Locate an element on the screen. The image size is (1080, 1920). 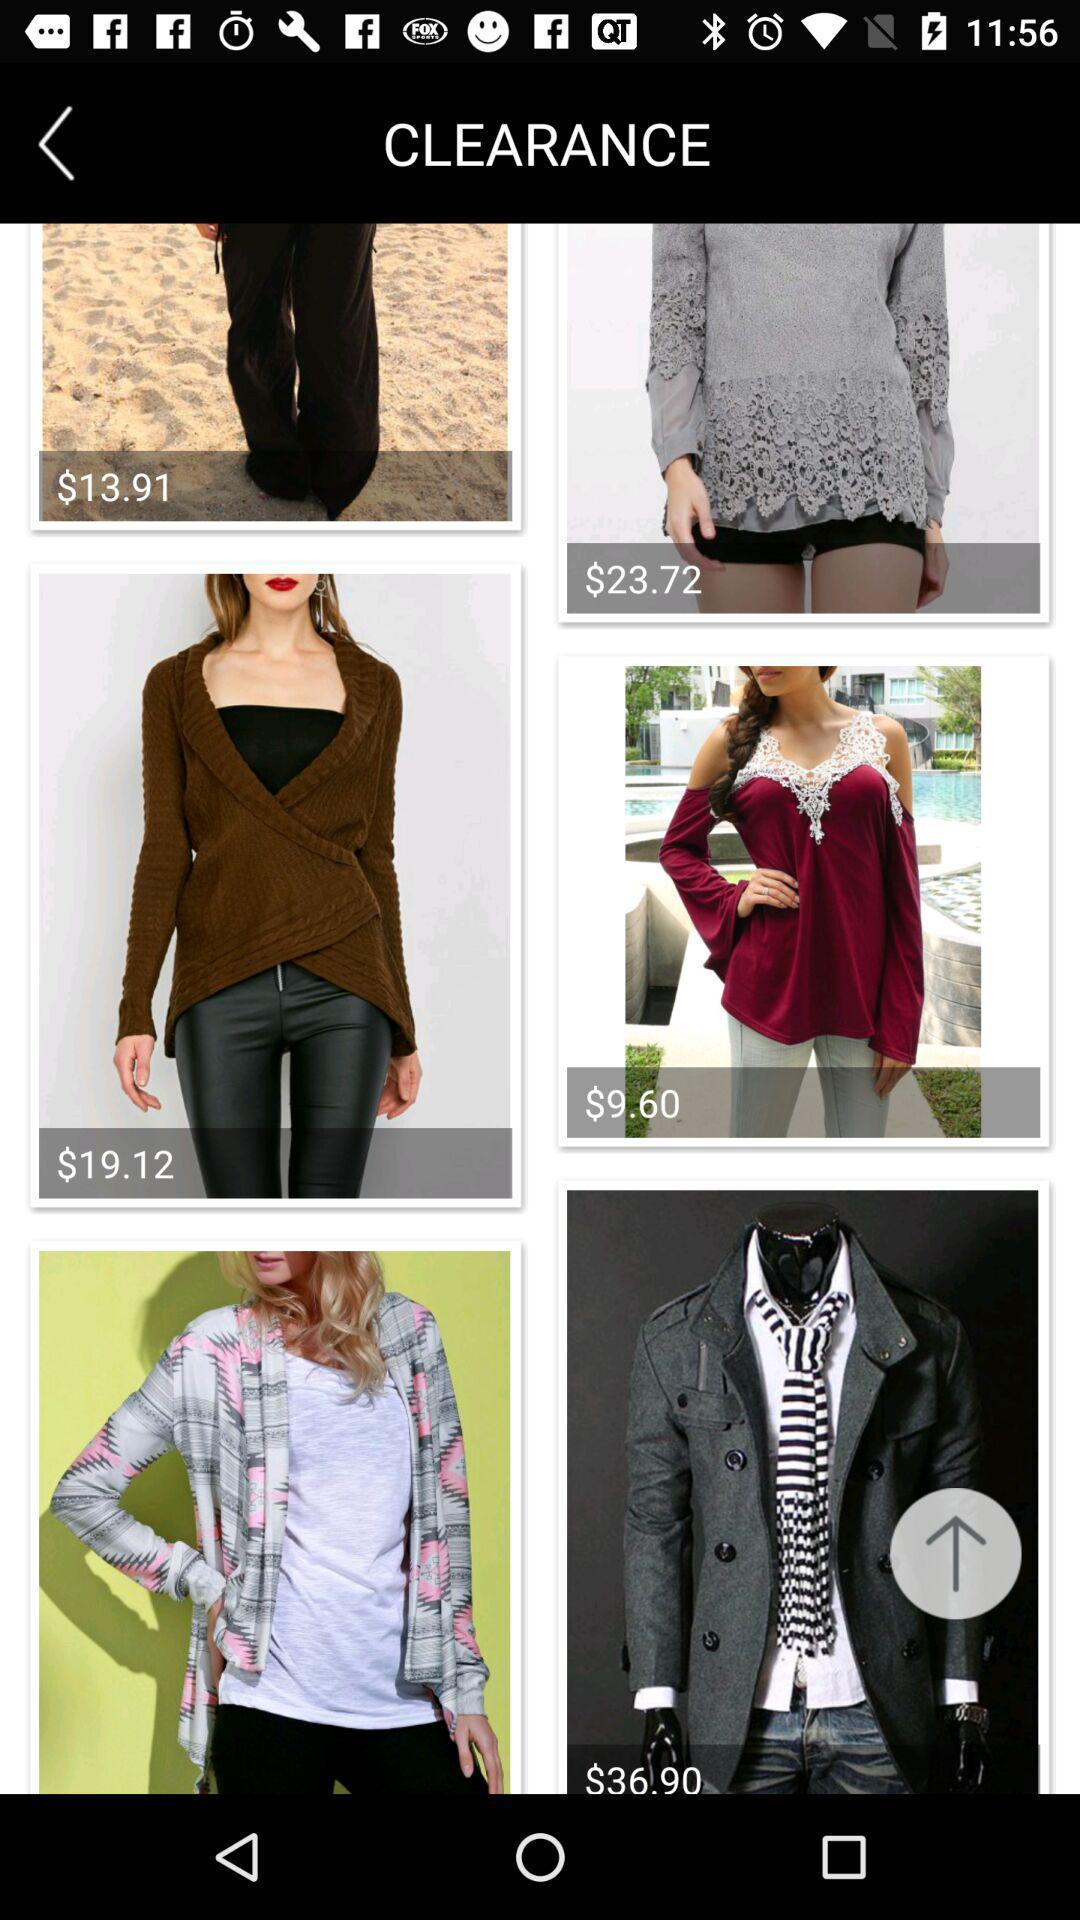
go back is located at coordinates (55, 142).